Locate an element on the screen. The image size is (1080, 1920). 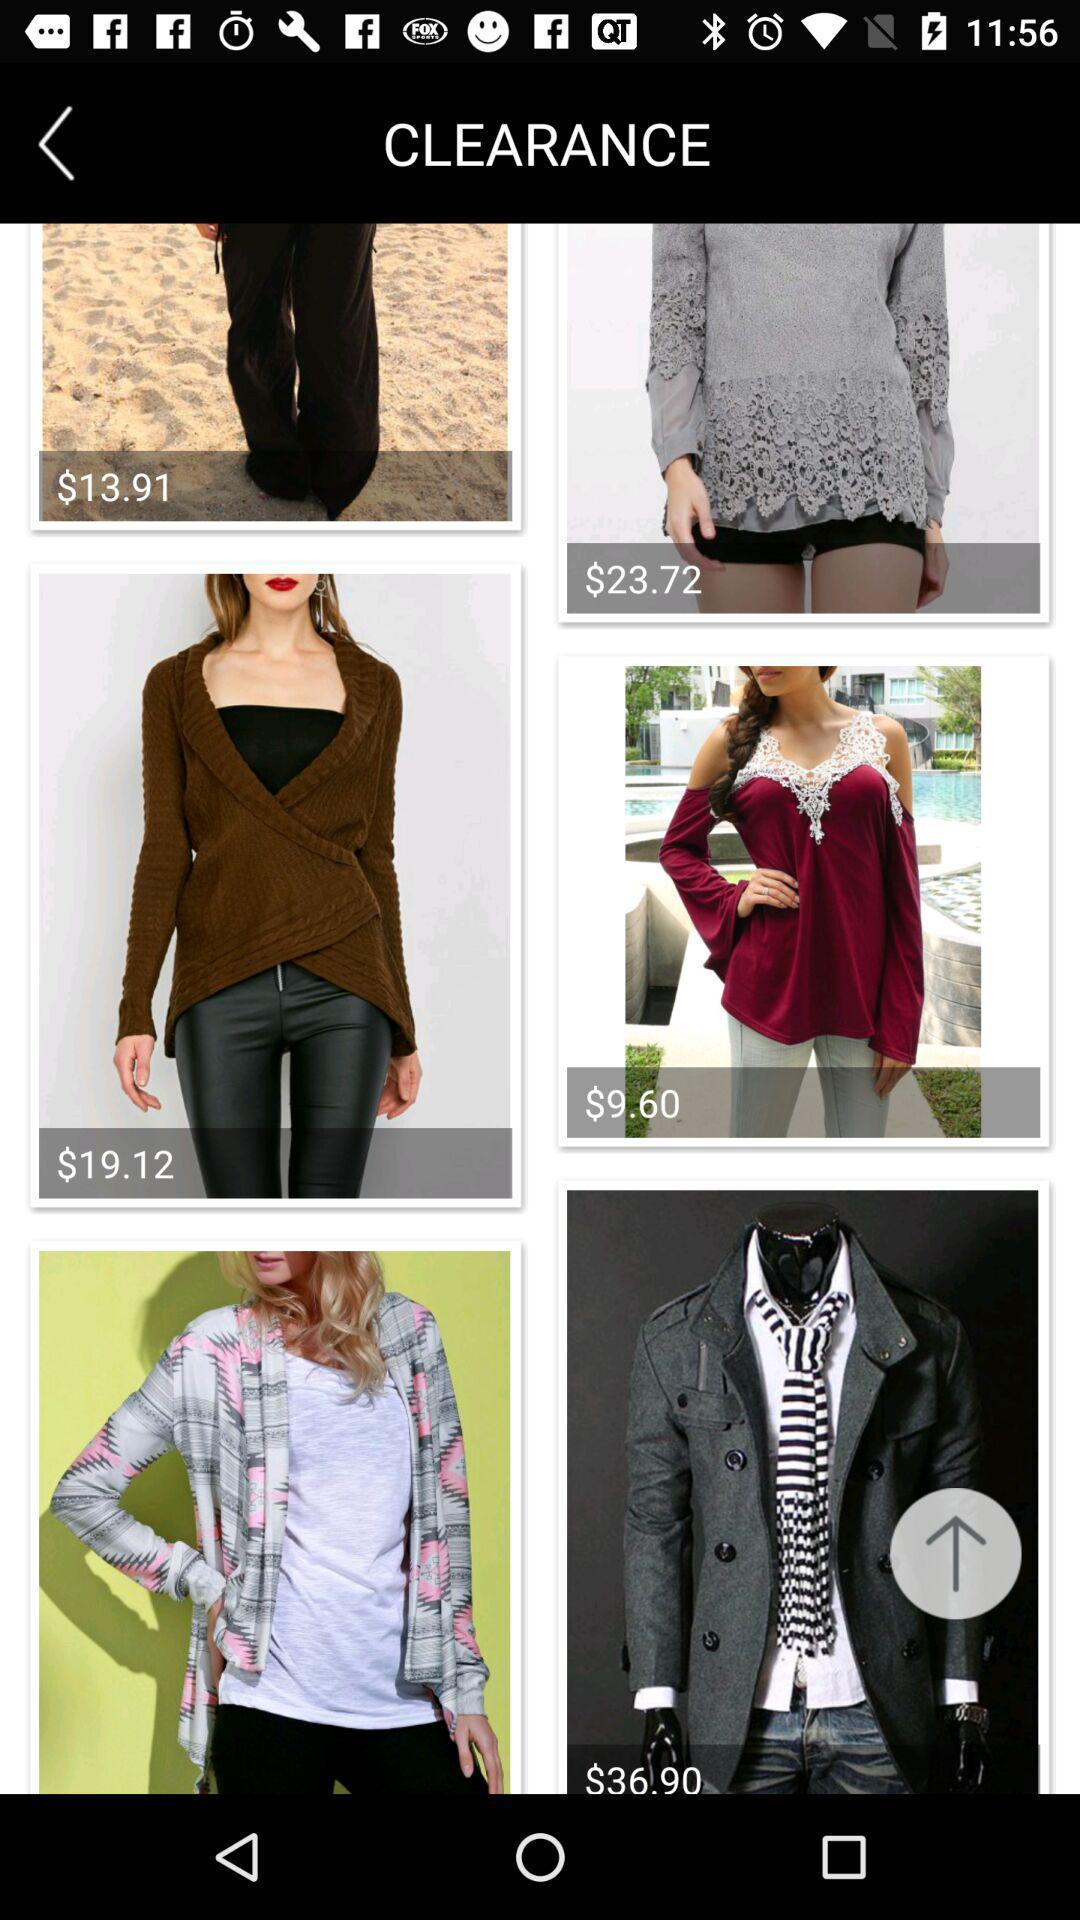
go back is located at coordinates (55, 142).